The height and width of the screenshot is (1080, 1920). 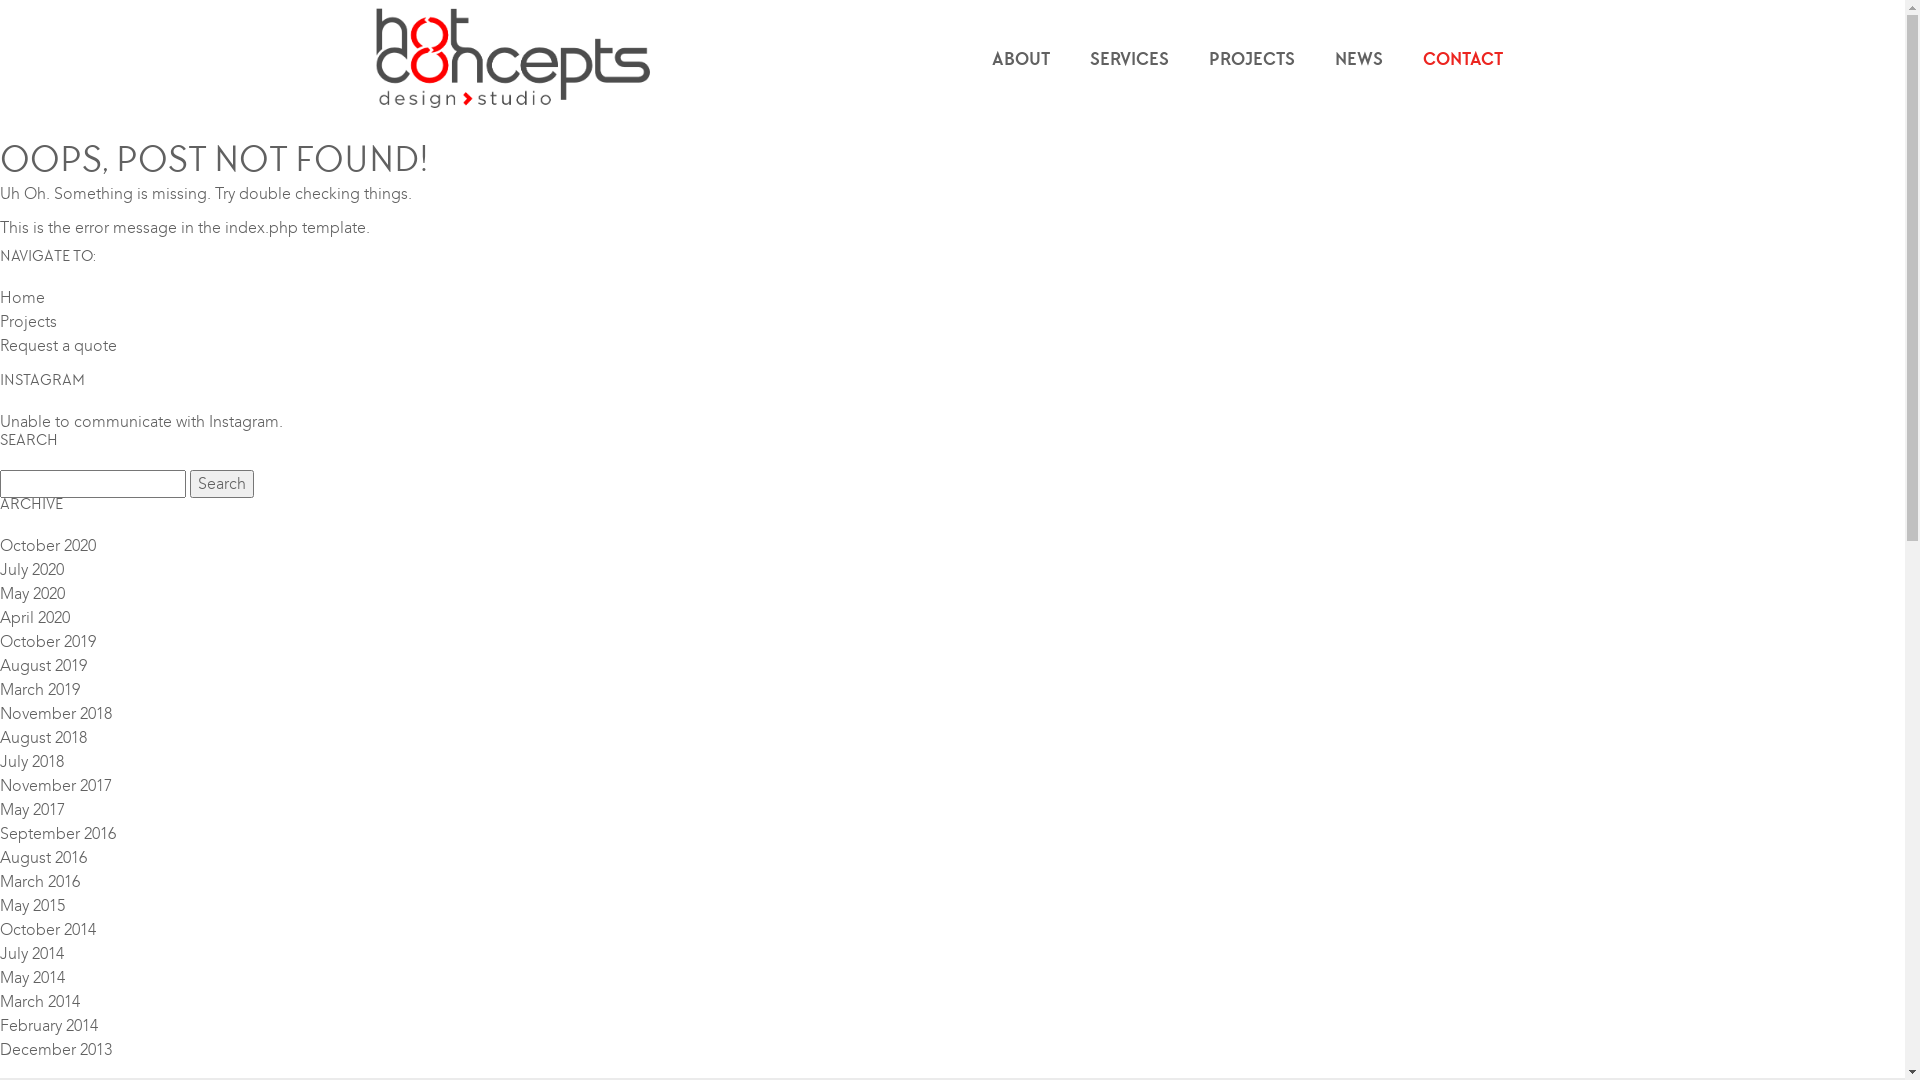 What do you see at coordinates (1358, 59) in the screenshot?
I see `'NEWS'` at bounding box center [1358, 59].